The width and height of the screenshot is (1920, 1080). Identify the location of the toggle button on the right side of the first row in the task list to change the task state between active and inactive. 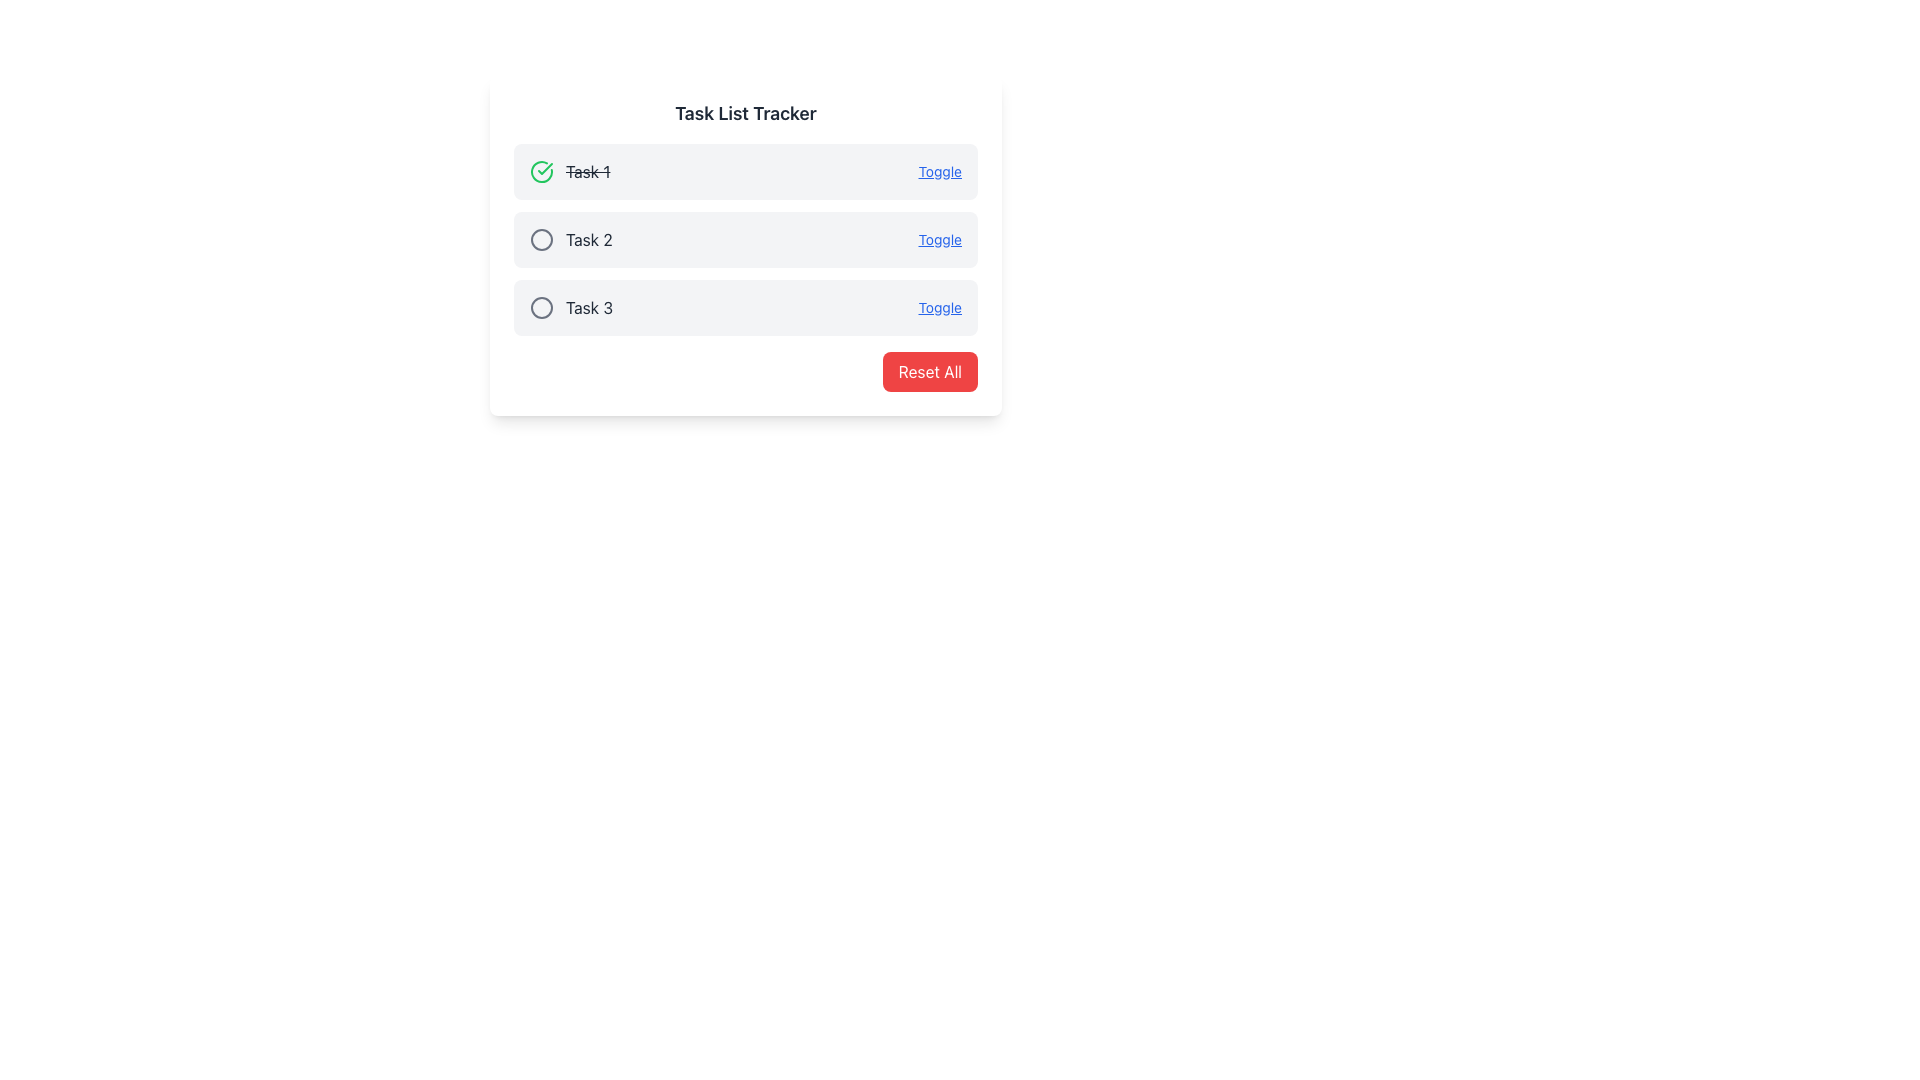
(939, 171).